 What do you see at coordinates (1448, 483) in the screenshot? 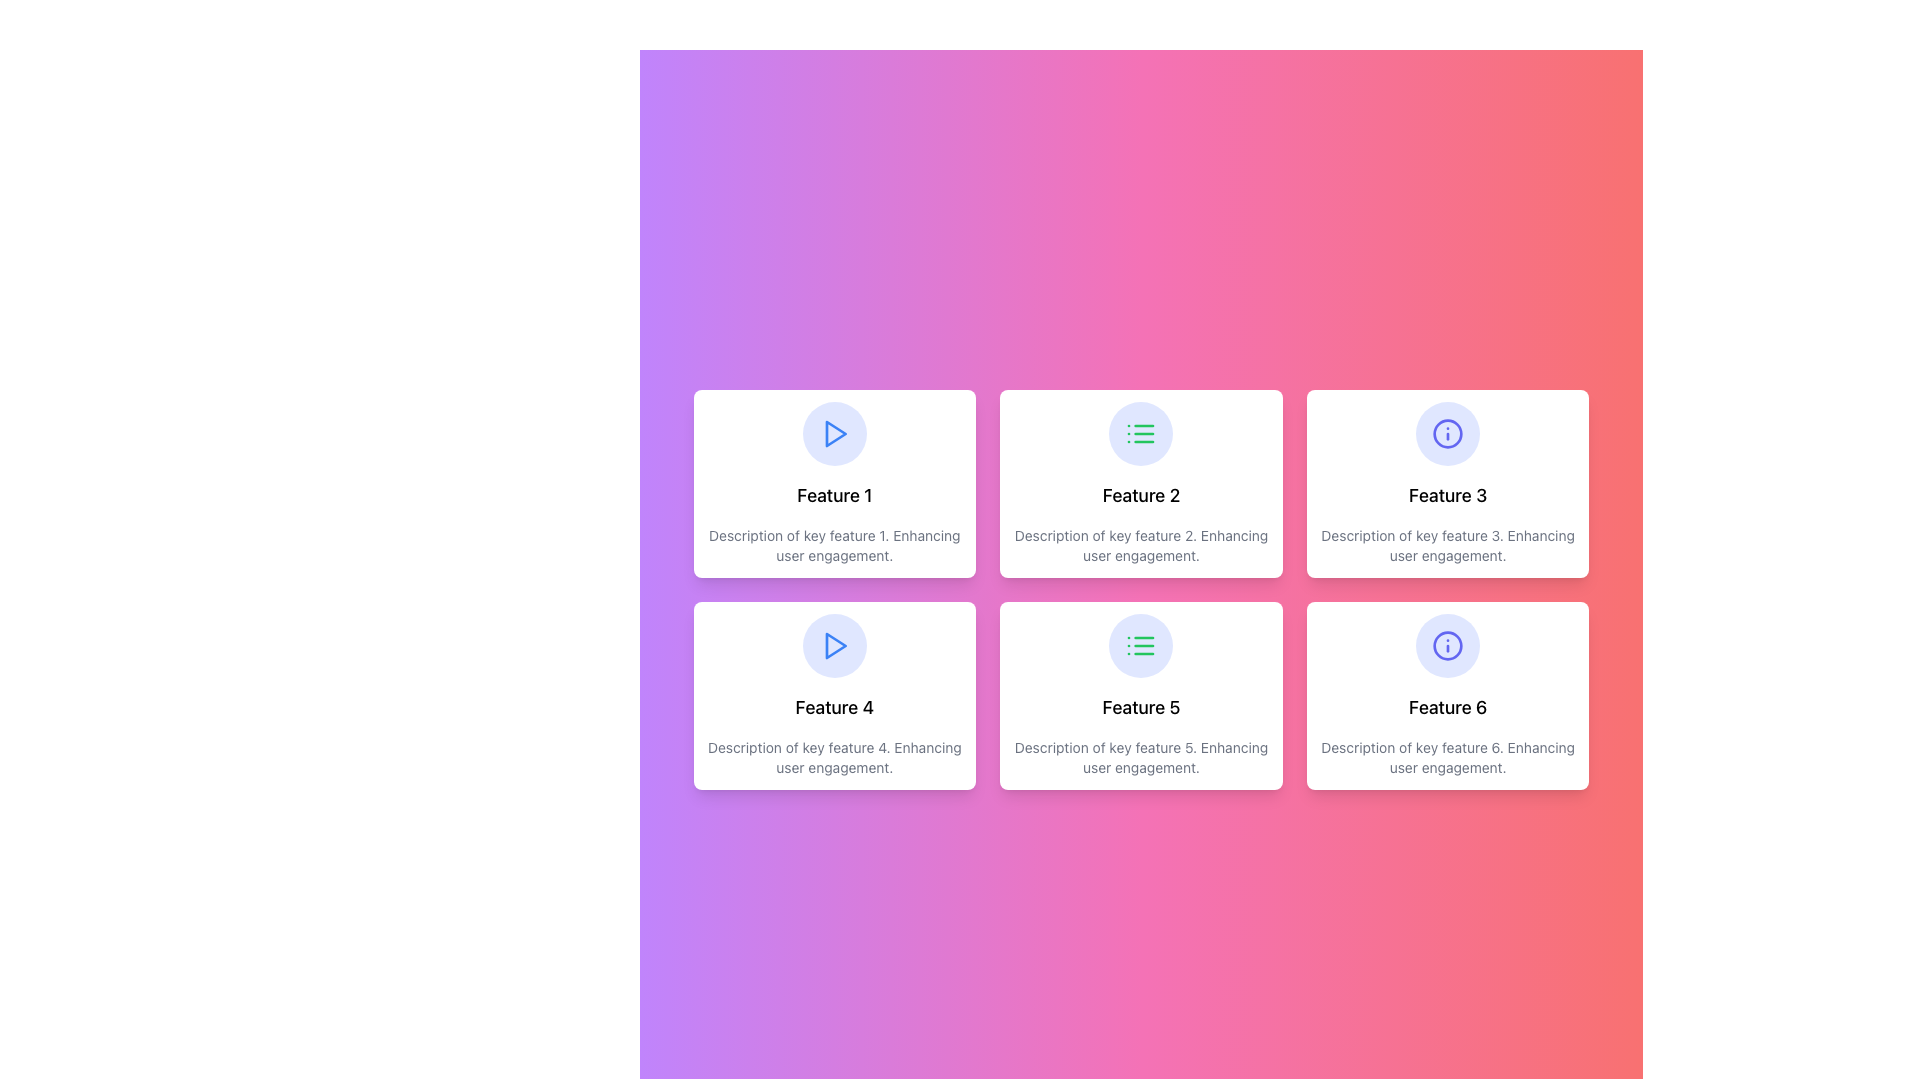
I see `the Feature information card that has a circular blue icon with the letter 'i', displays 'Feature 3' in bold, and includes a descriptive paragraph below` at bounding box center [1448, 483].